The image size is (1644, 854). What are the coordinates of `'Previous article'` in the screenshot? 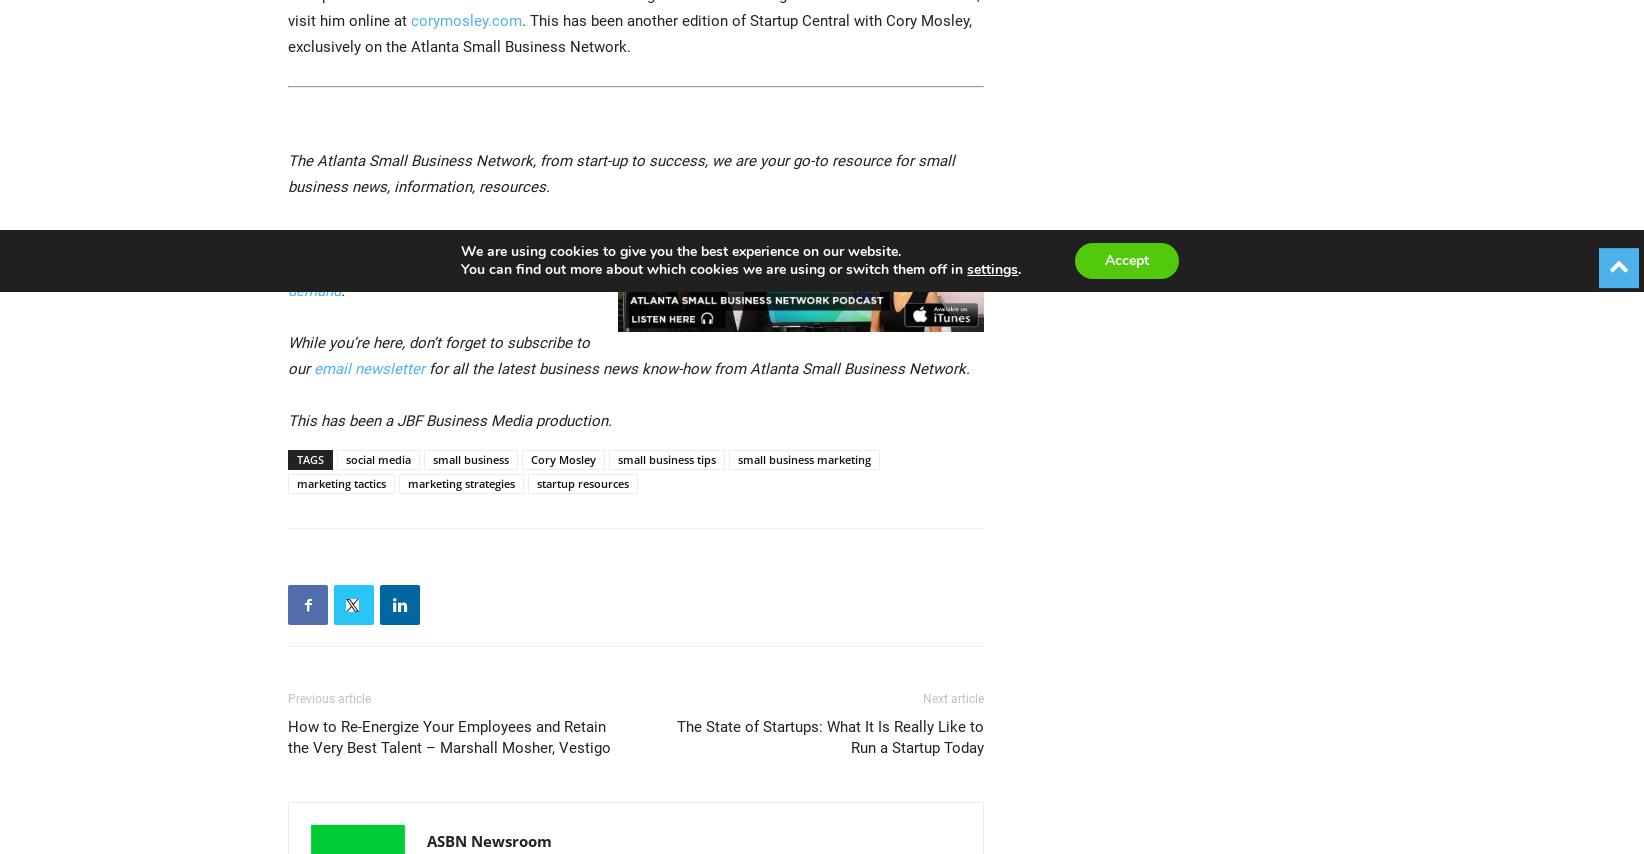 It's located at (288, 697).